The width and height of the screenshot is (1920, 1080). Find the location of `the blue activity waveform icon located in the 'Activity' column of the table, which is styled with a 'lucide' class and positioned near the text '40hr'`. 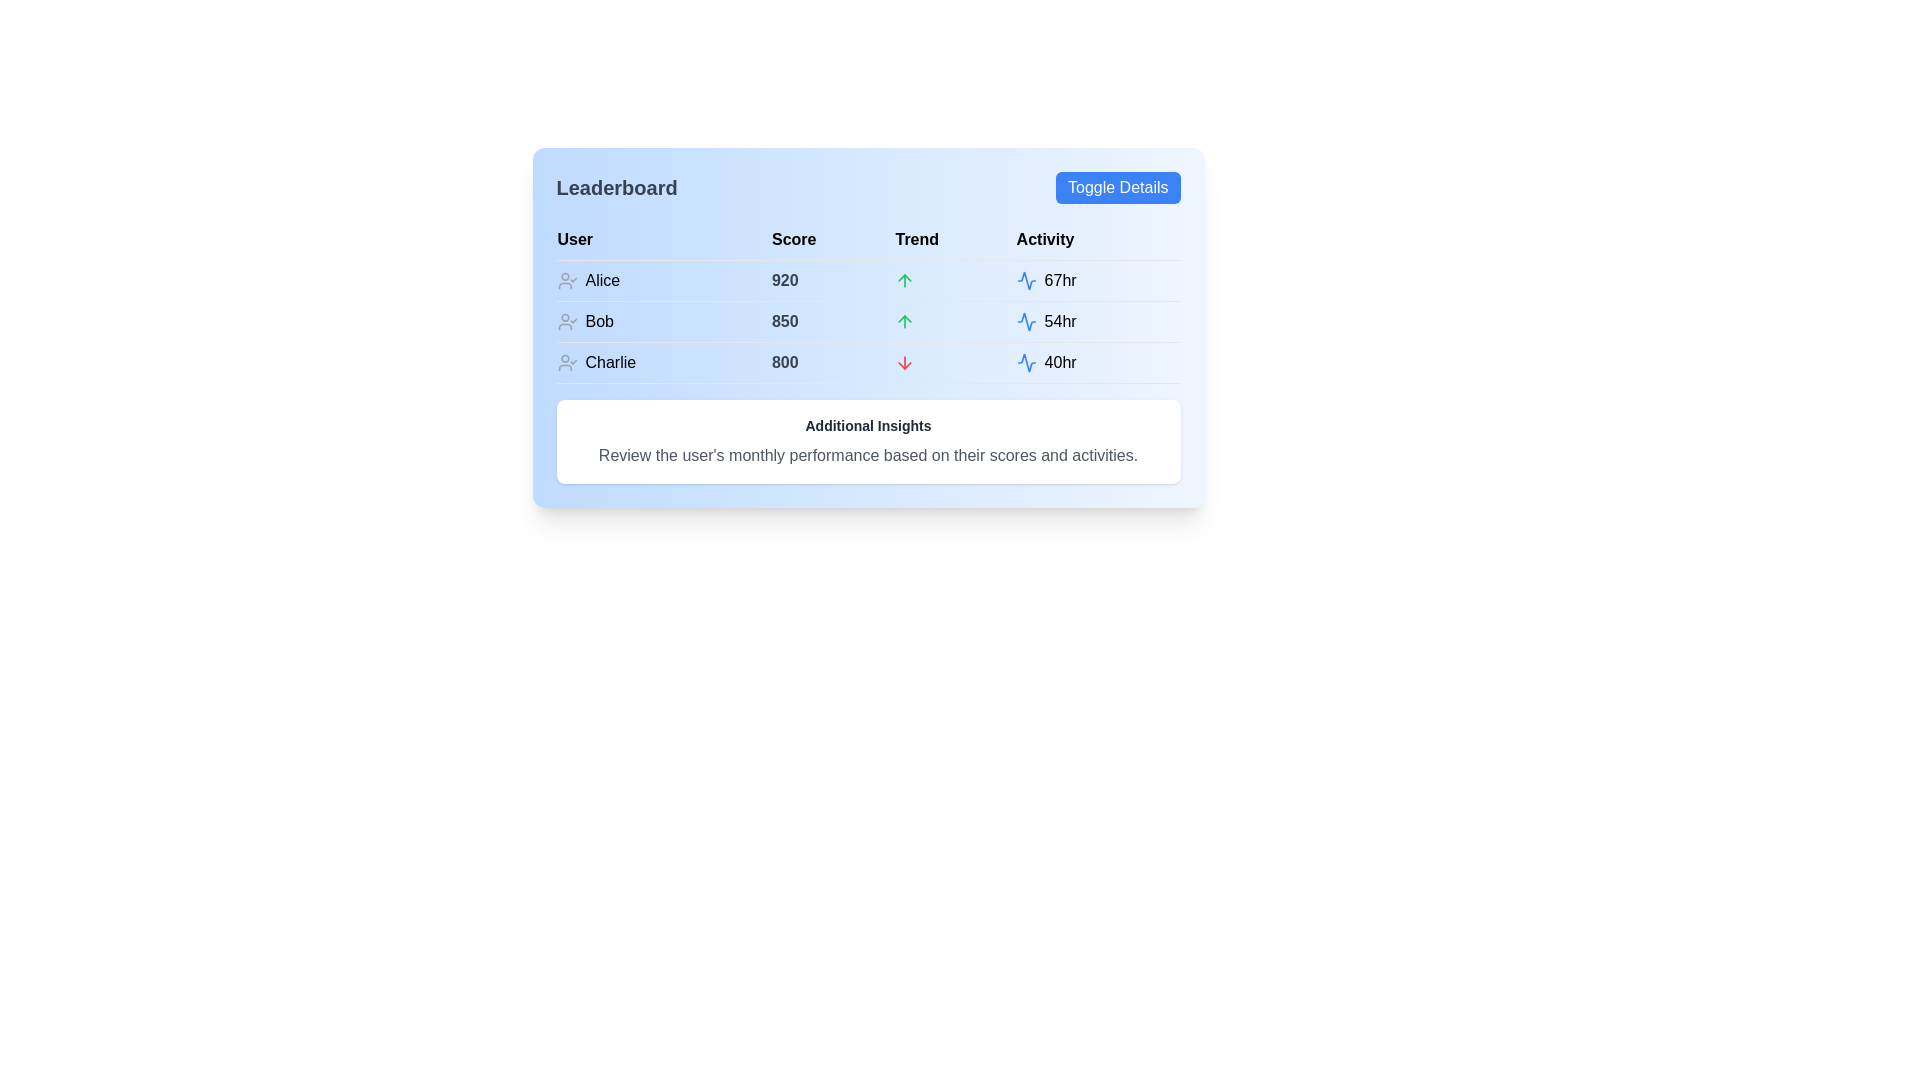

the blue activity waveform icon located in the 'Activity' column of the table, which is styled with a 'lucide' class and positioned near the text '40hr' is located at coordinates (1026, 362).